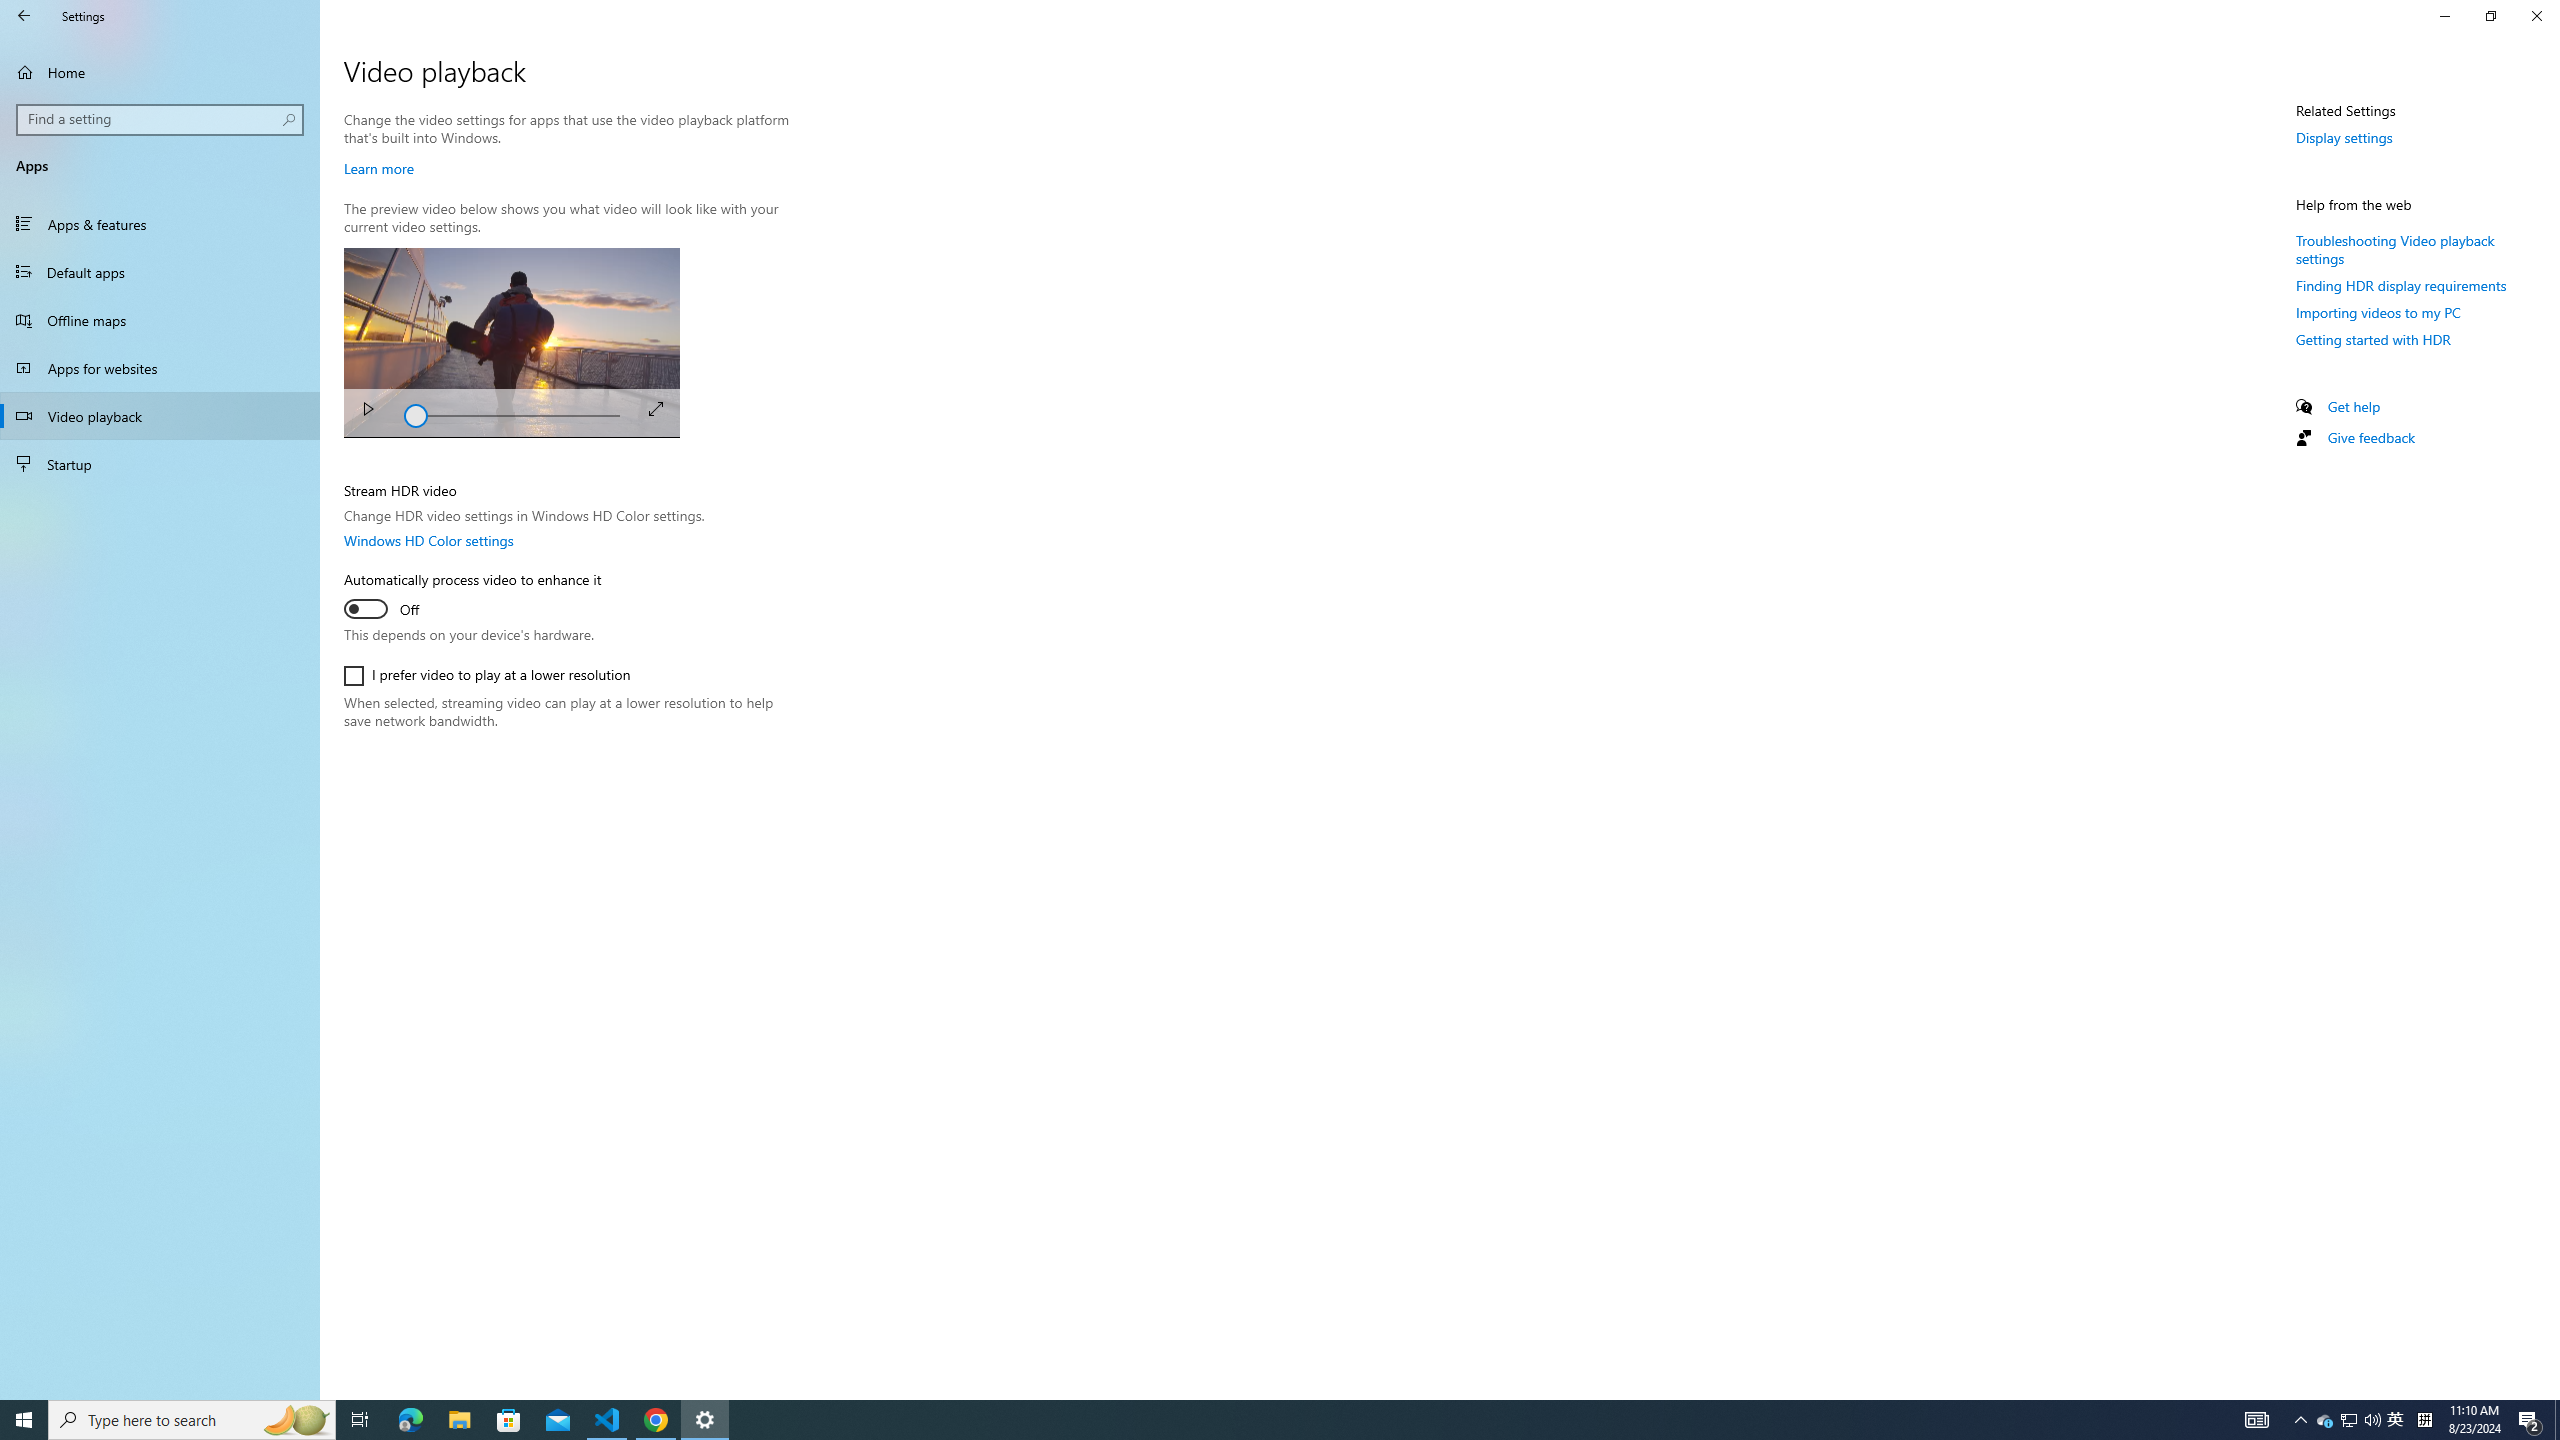 The height and width of the screenshot is (1440, 2560). I want to click on 'Finding HDR display requirements', so click(2401, 284).